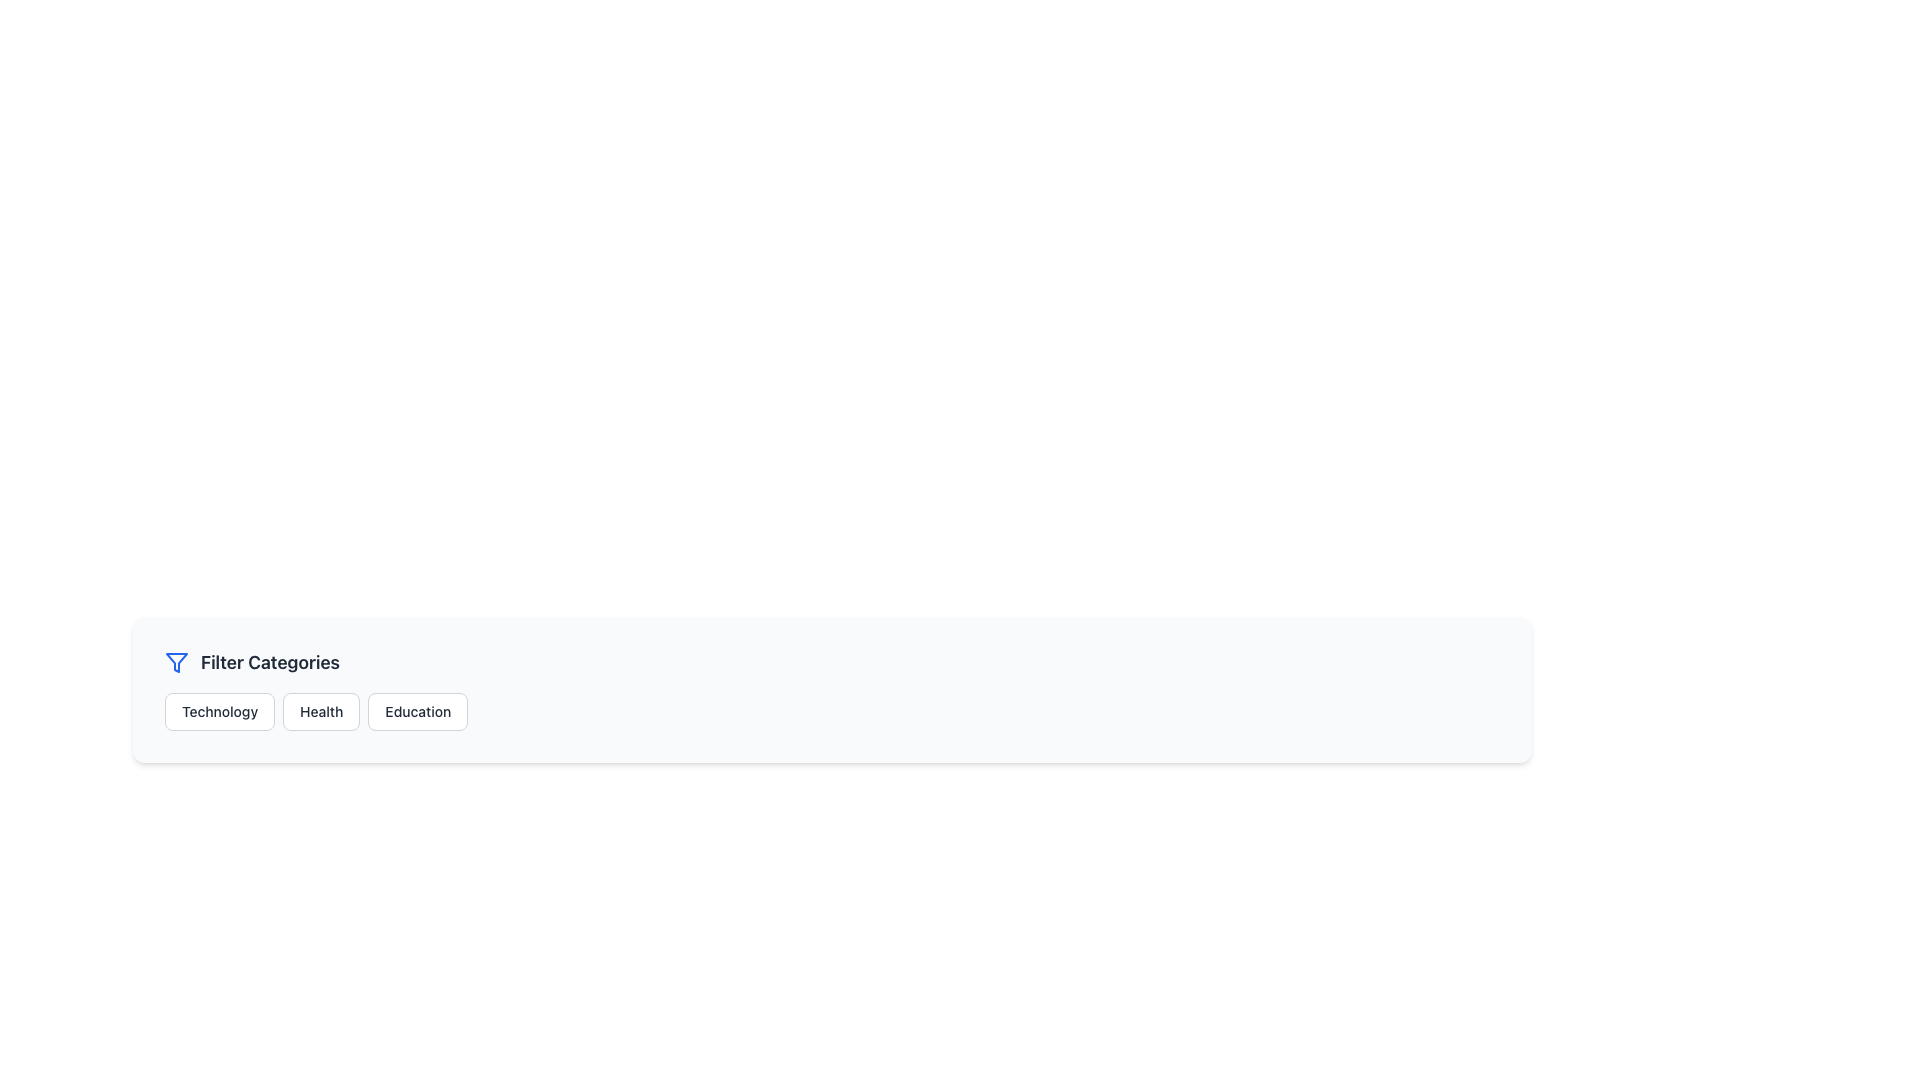 The image size is (1920, 1080). What do you see at coordinates (269, 663) in the screenshot?
I see `the label that serves as a title for the filter categories, located to the right of the small filter icon at the top left corner of the filter options group` at bounding box center [269, 663].